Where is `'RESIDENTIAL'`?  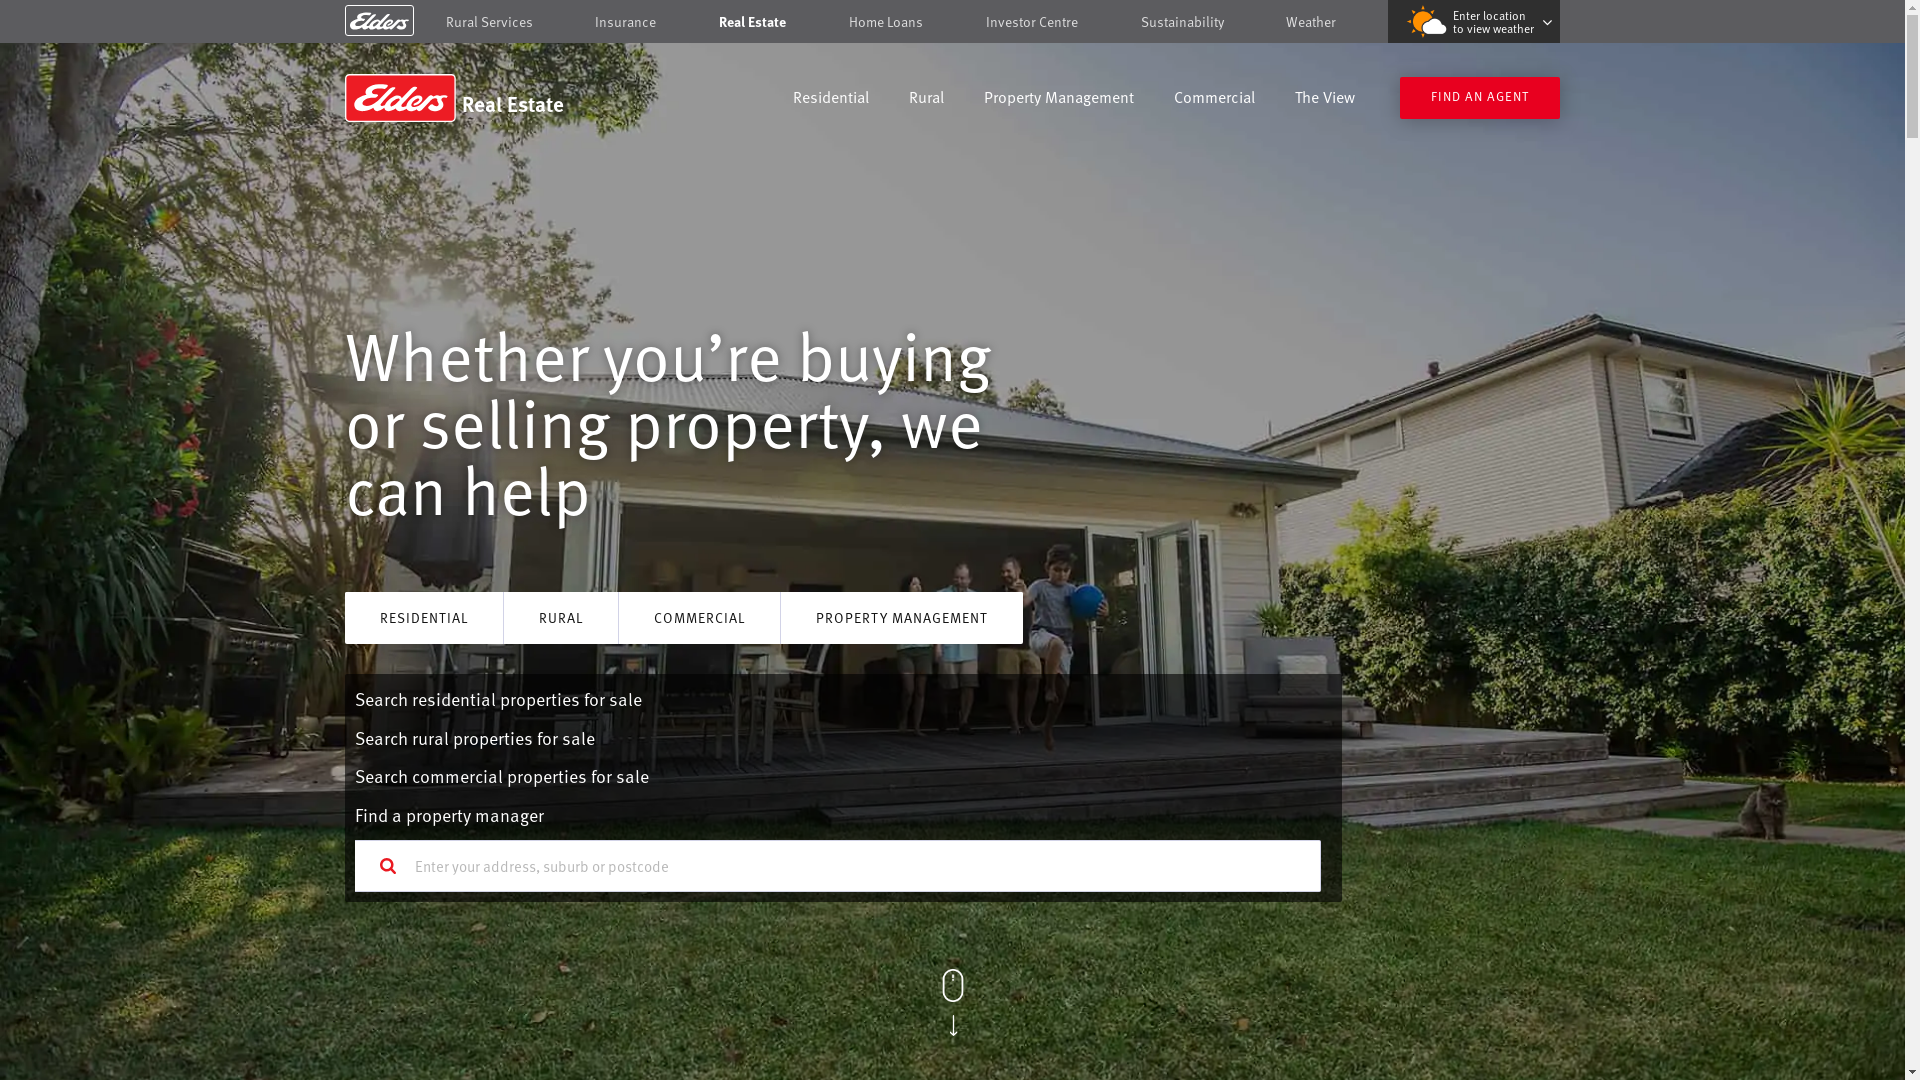
'RESIDENTIAL' is located at coordinates (423, 616).